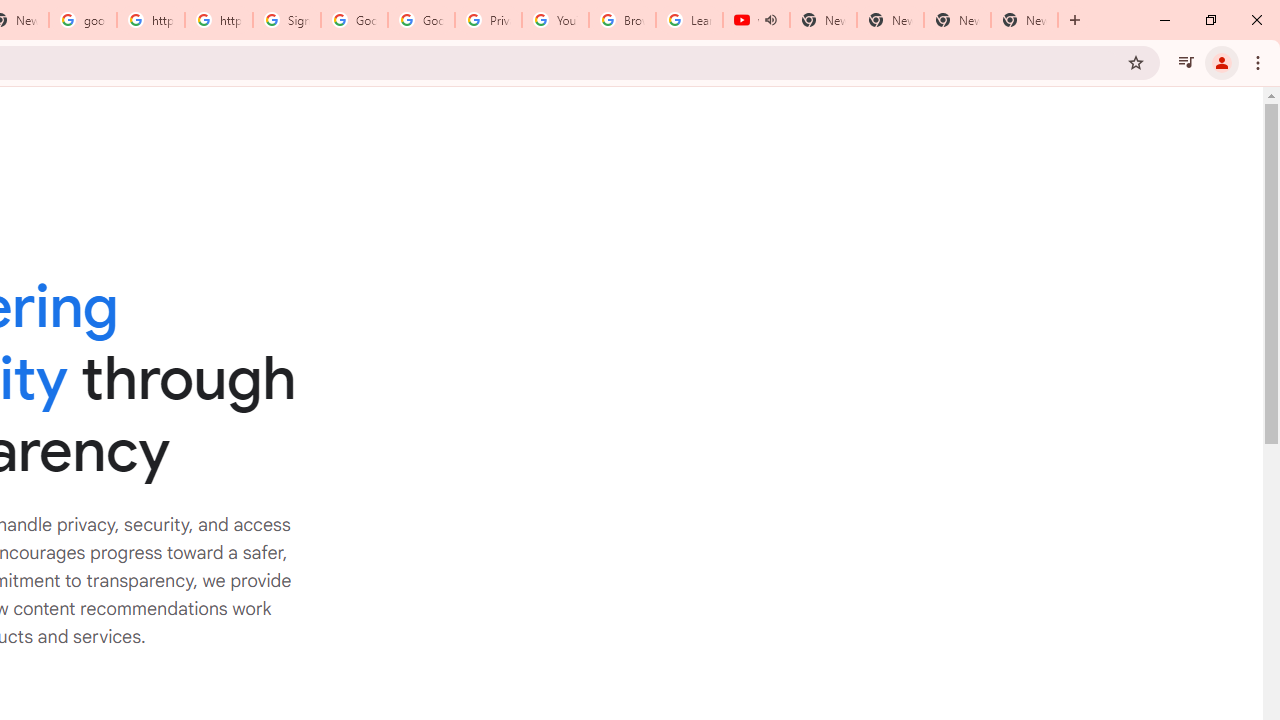 This screenshot has width=1280, height=720. What do you see at coordinates (286, 20) in the screenshot?
I see `'Sign in - Google Accounts'` at bounding box center [286, 20].